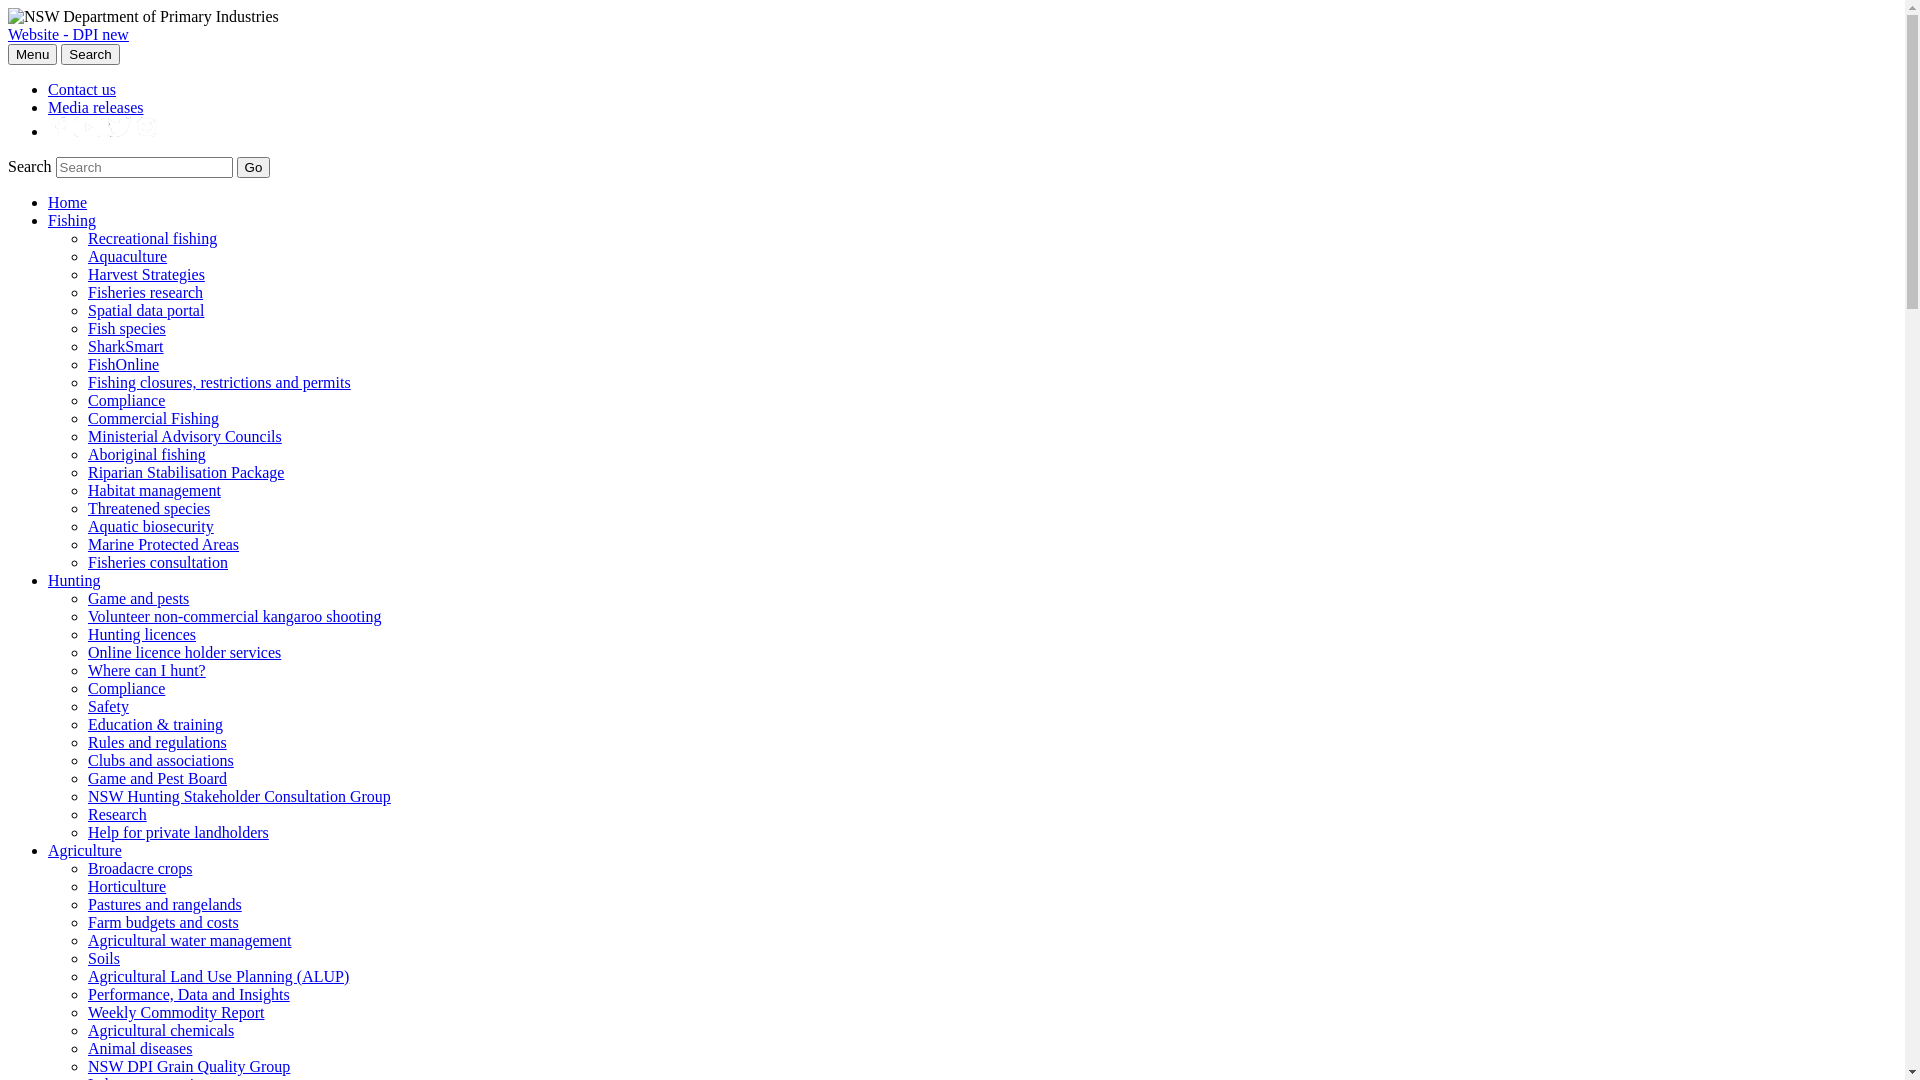 Image resolution: width=1920 pixels, height=1080 pixels. Describe the element at coordinates (163, 922) in the screenshot. I see `'Farm budgets and costs'` at that location.